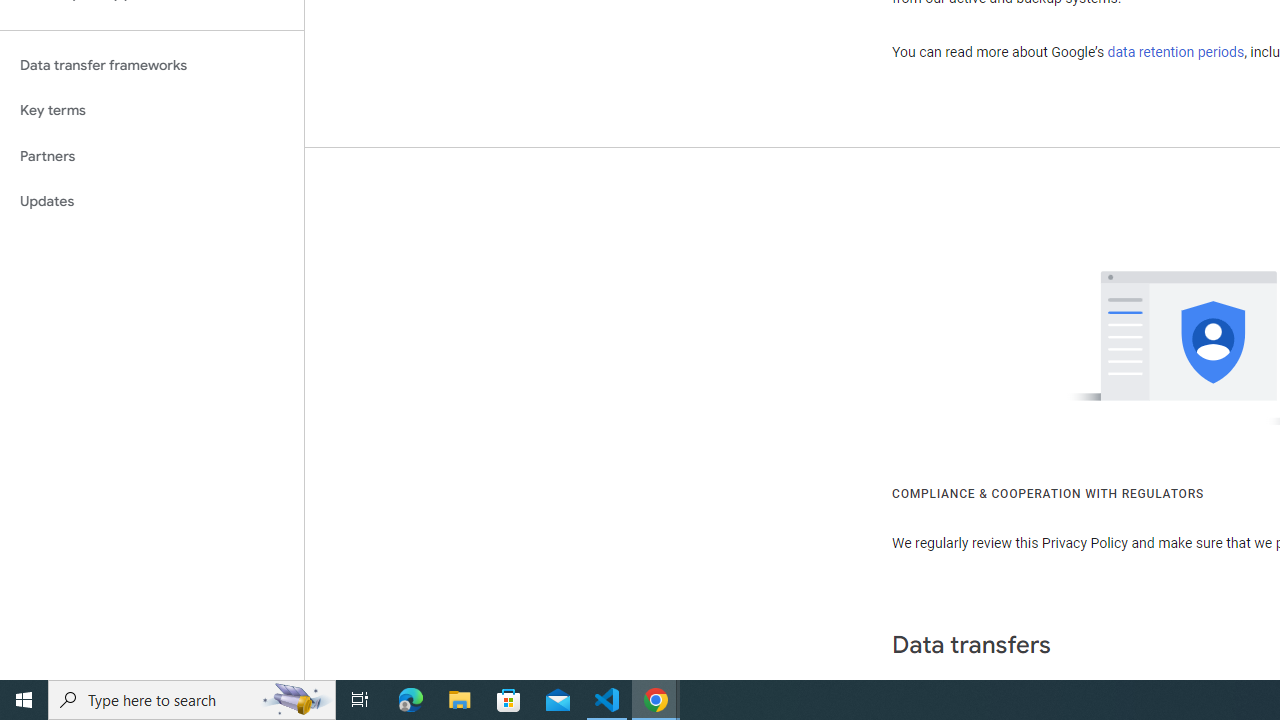 The width and height of the screenshot is (1280, 720). What do you see at coordinates (151, 110) in the screenshot?
I see `'Key terms'` at bounding box center [151, 110].